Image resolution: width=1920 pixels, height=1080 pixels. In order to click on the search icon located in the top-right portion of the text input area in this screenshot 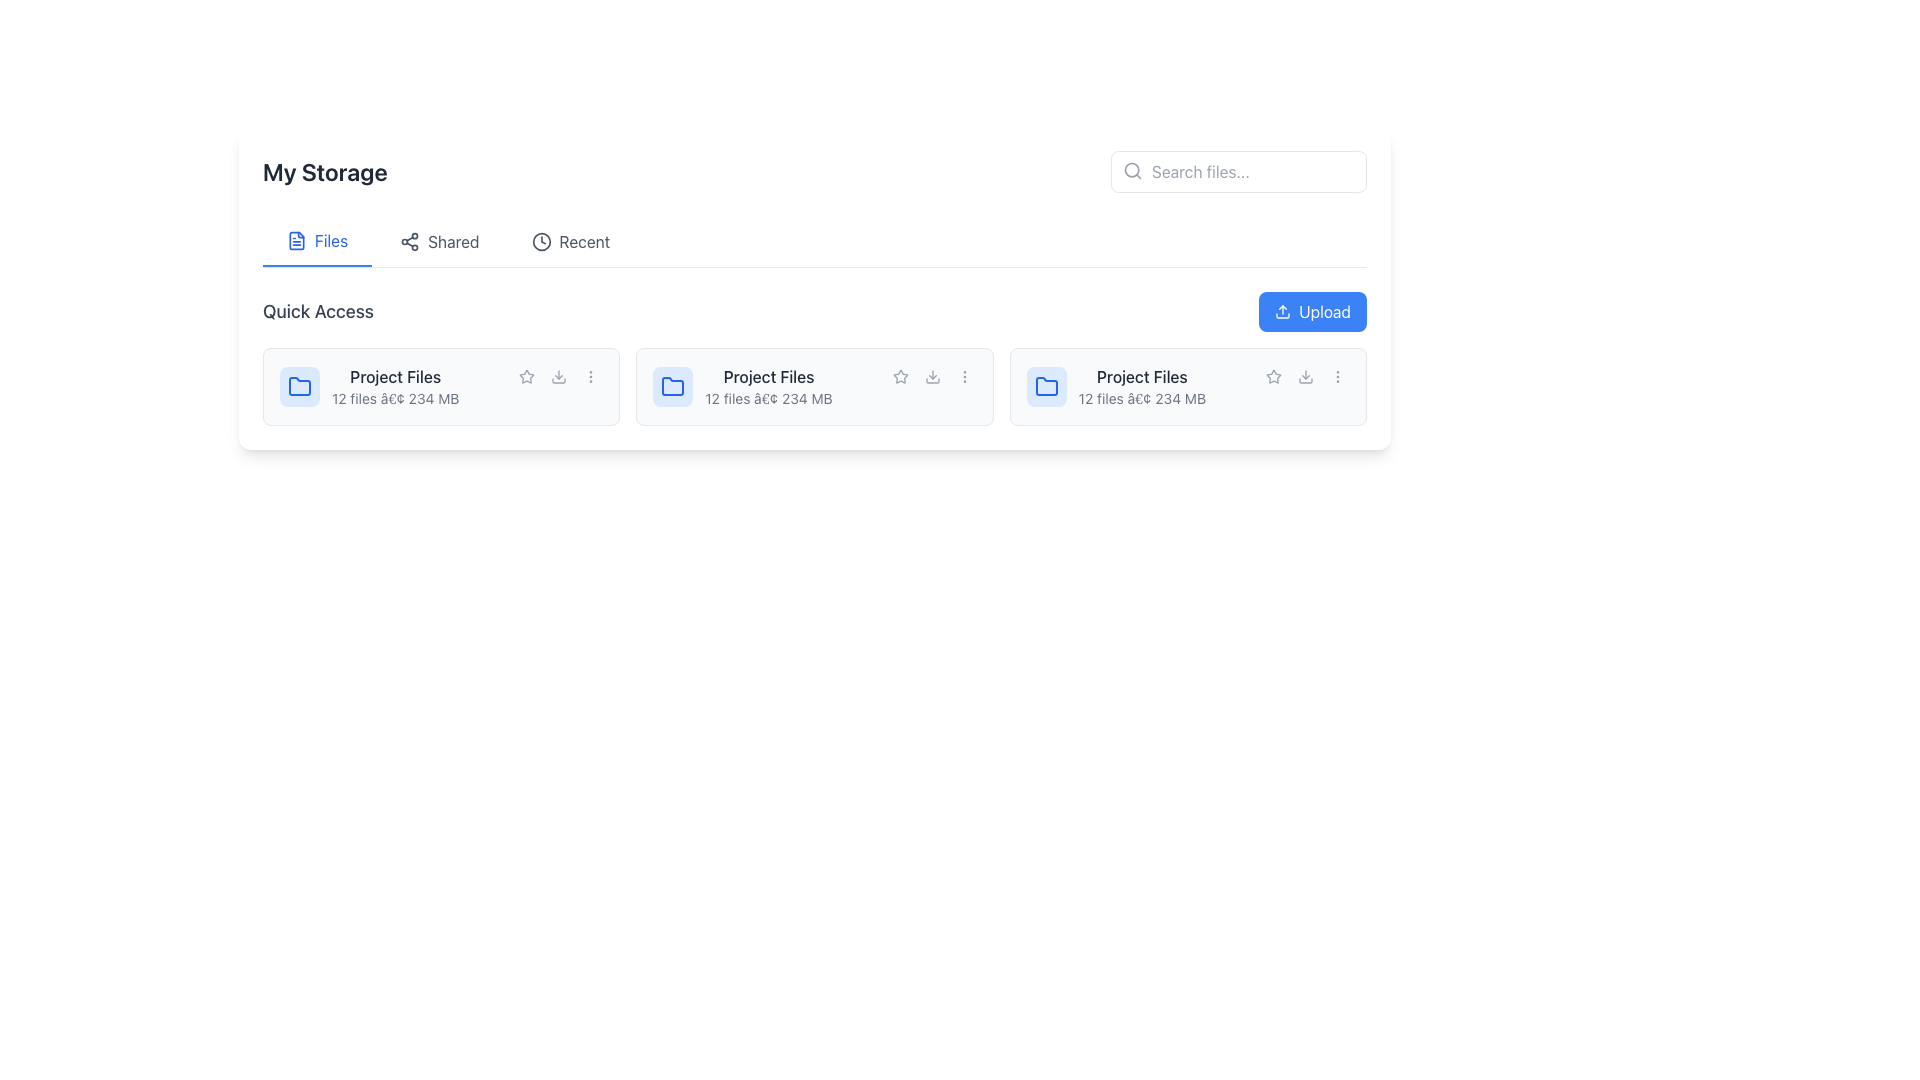, I will do `click(1132, 169)`.